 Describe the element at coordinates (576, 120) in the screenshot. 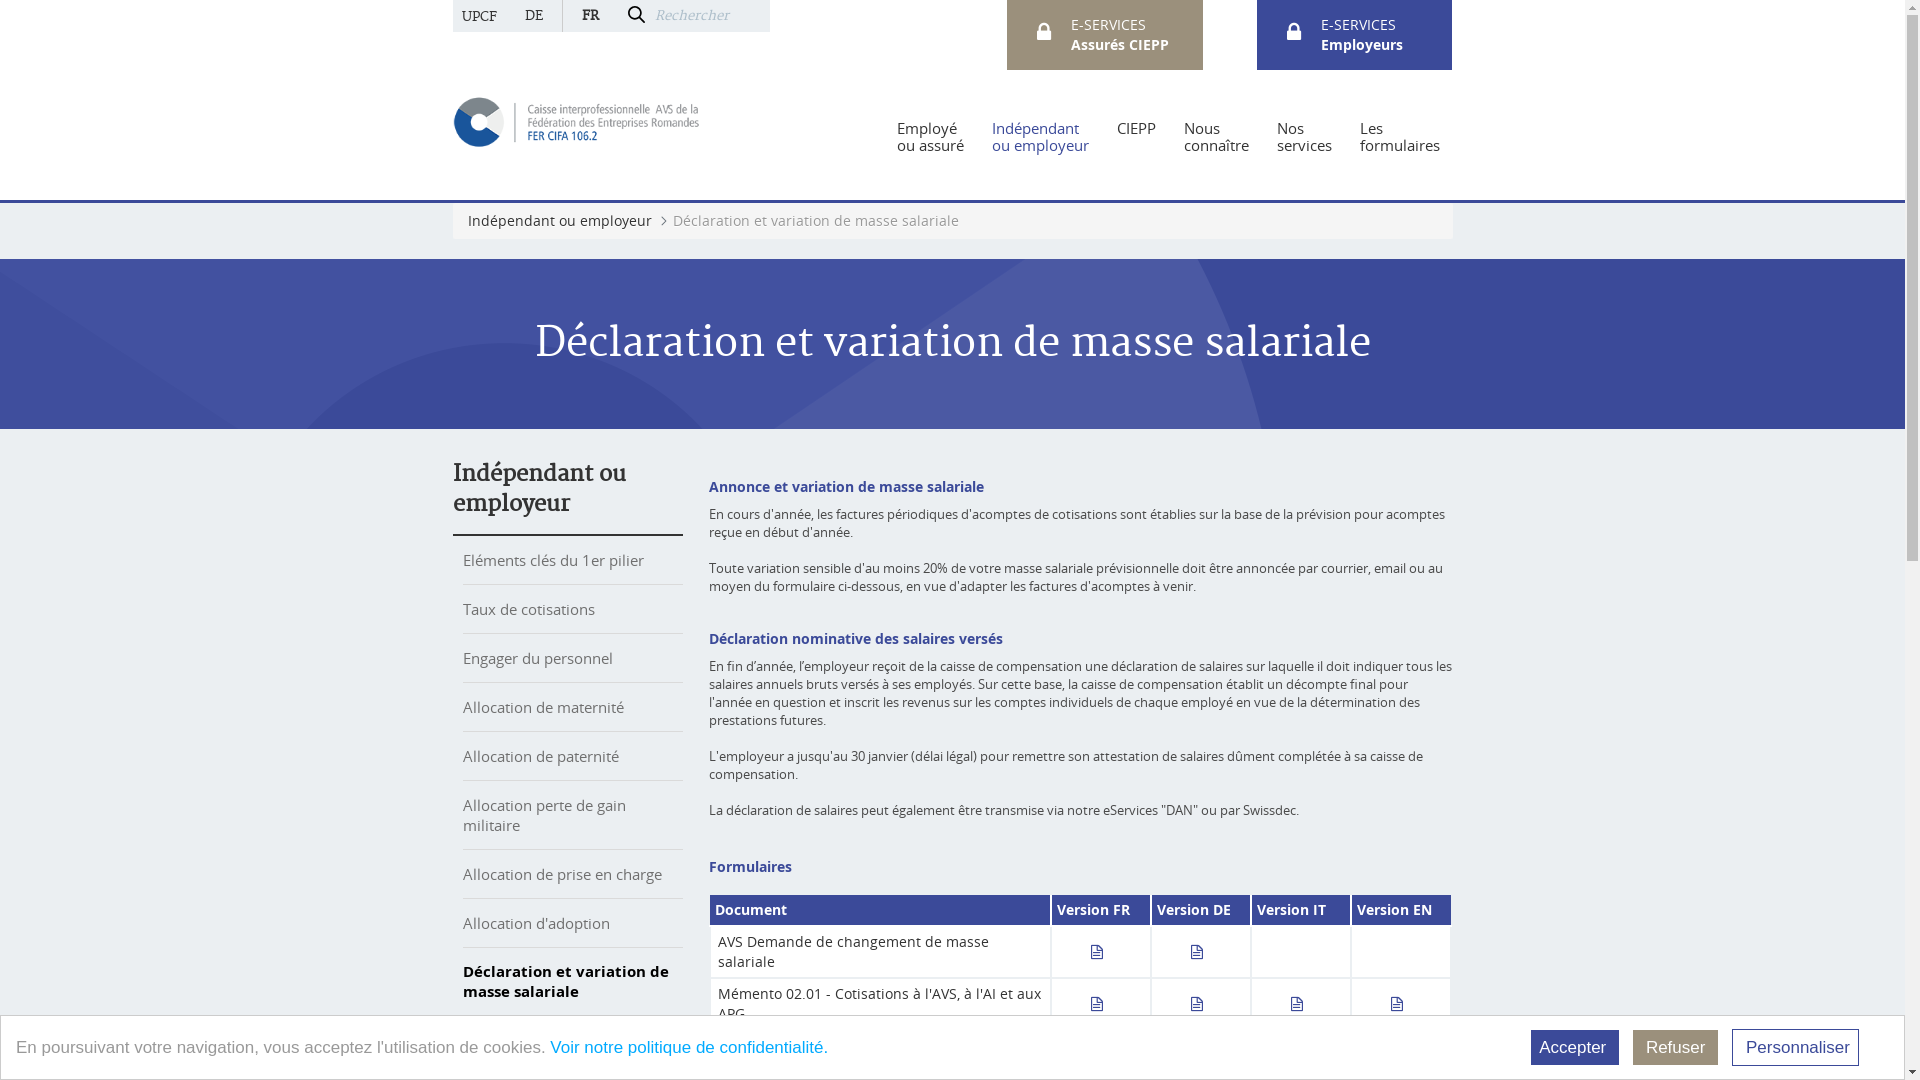

I see `' CIFA'` at that location.